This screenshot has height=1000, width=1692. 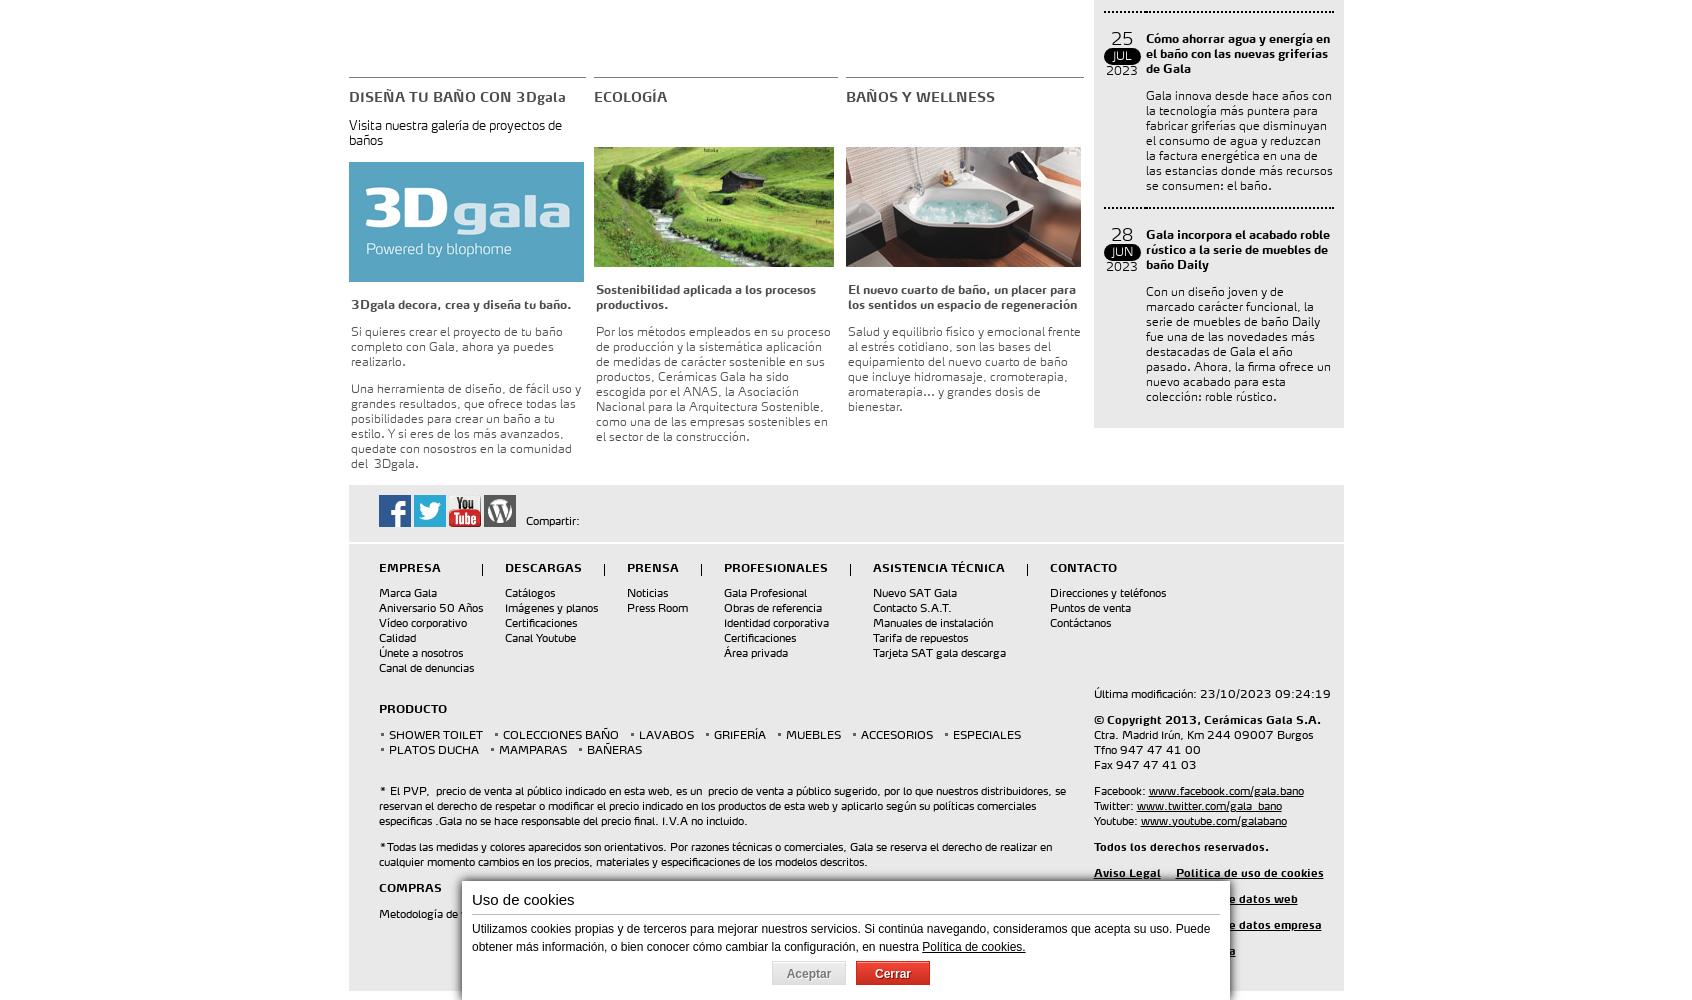 What do you see at coordinates (589, 914) in the screenshot?
I see `'.'` at bounding box center [589, 914].